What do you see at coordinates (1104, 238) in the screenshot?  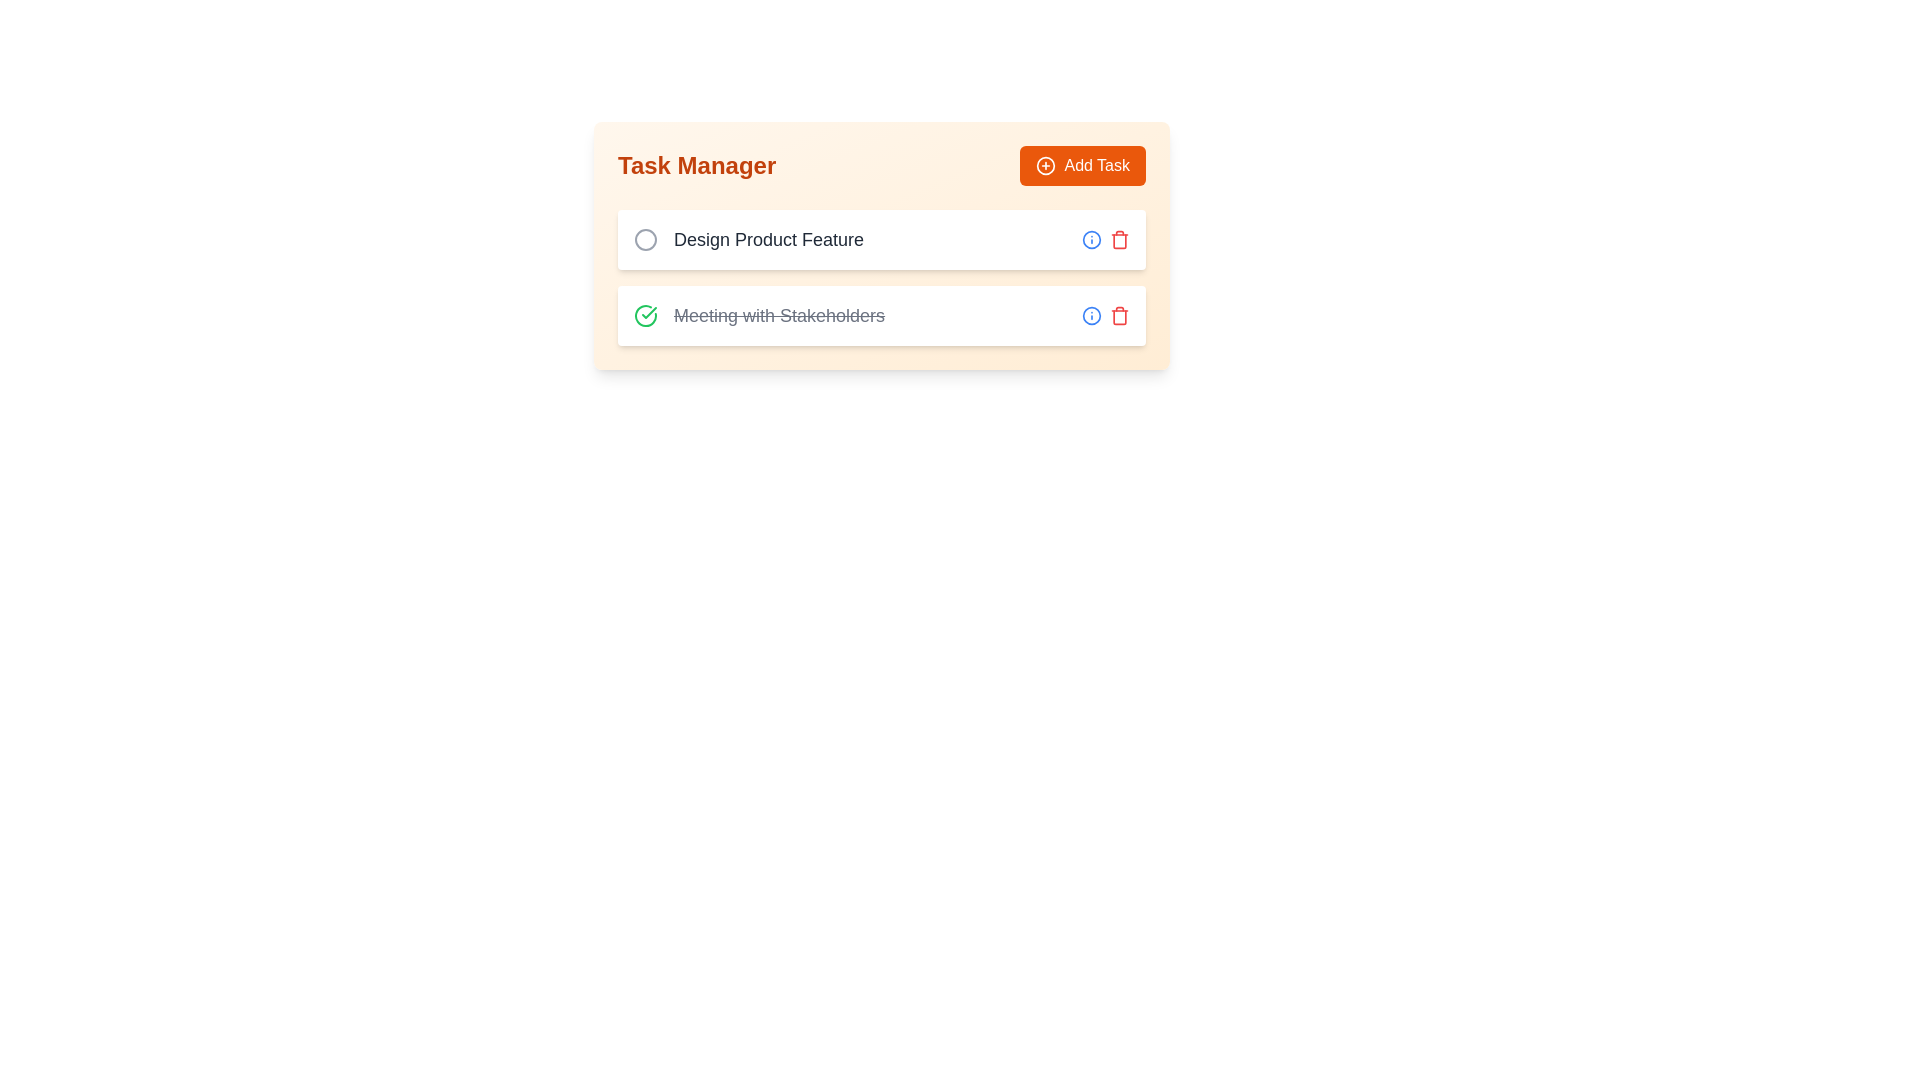 I see `the Button Group consisting of an information icon and a trash bin, located within the right section of the 'Design Product Feature' list item` at bounding box center [1104, 238].